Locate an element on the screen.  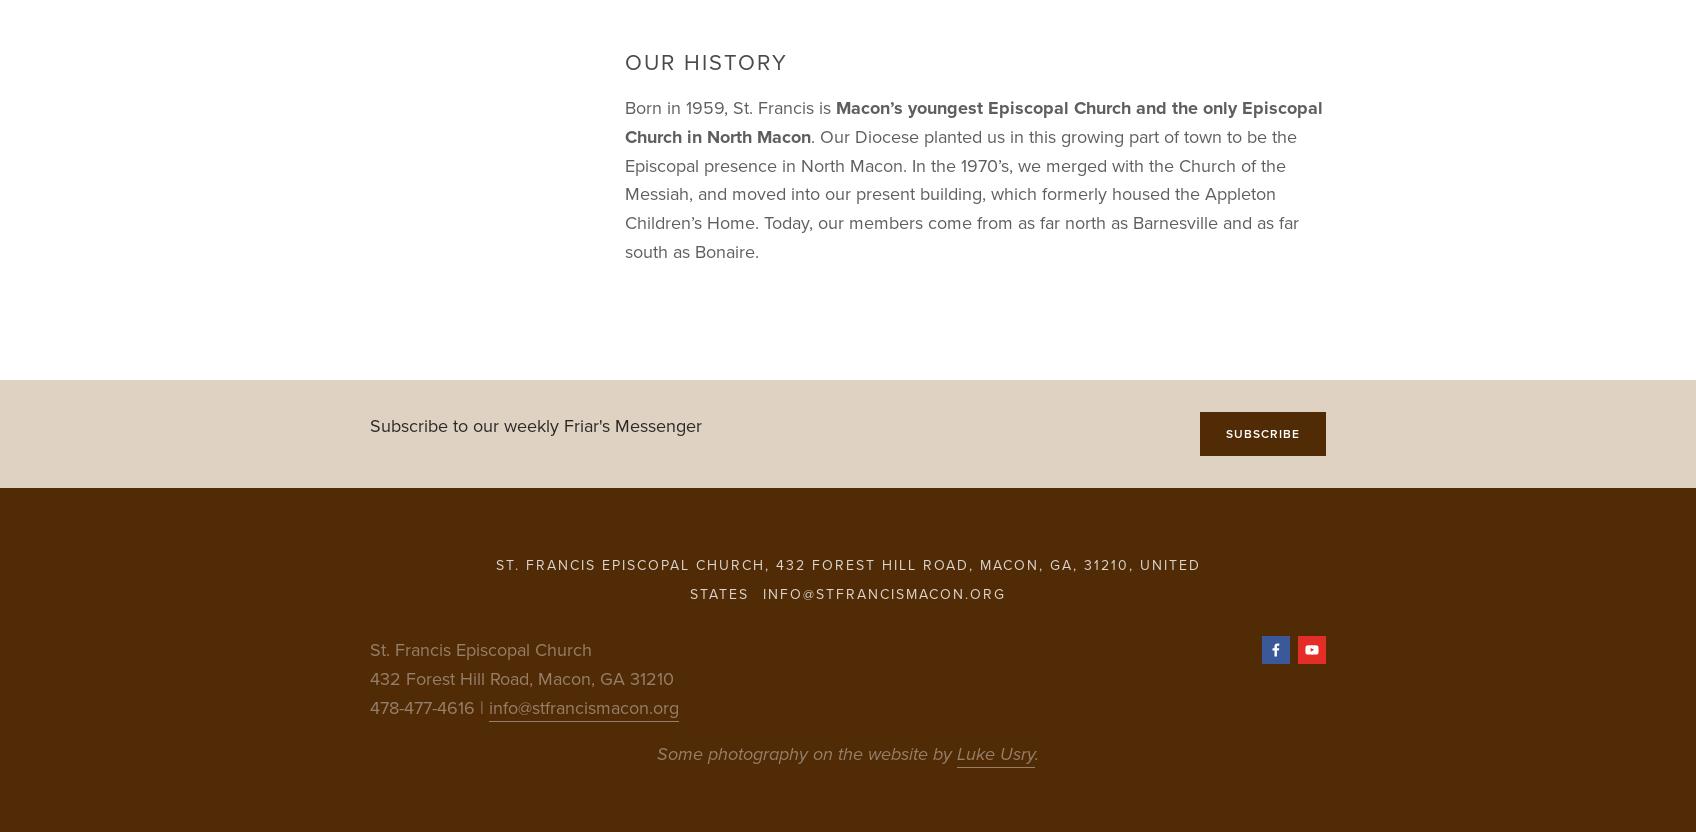
'Born in 1959, St. Francis is' is located at coordinates (730, 106).